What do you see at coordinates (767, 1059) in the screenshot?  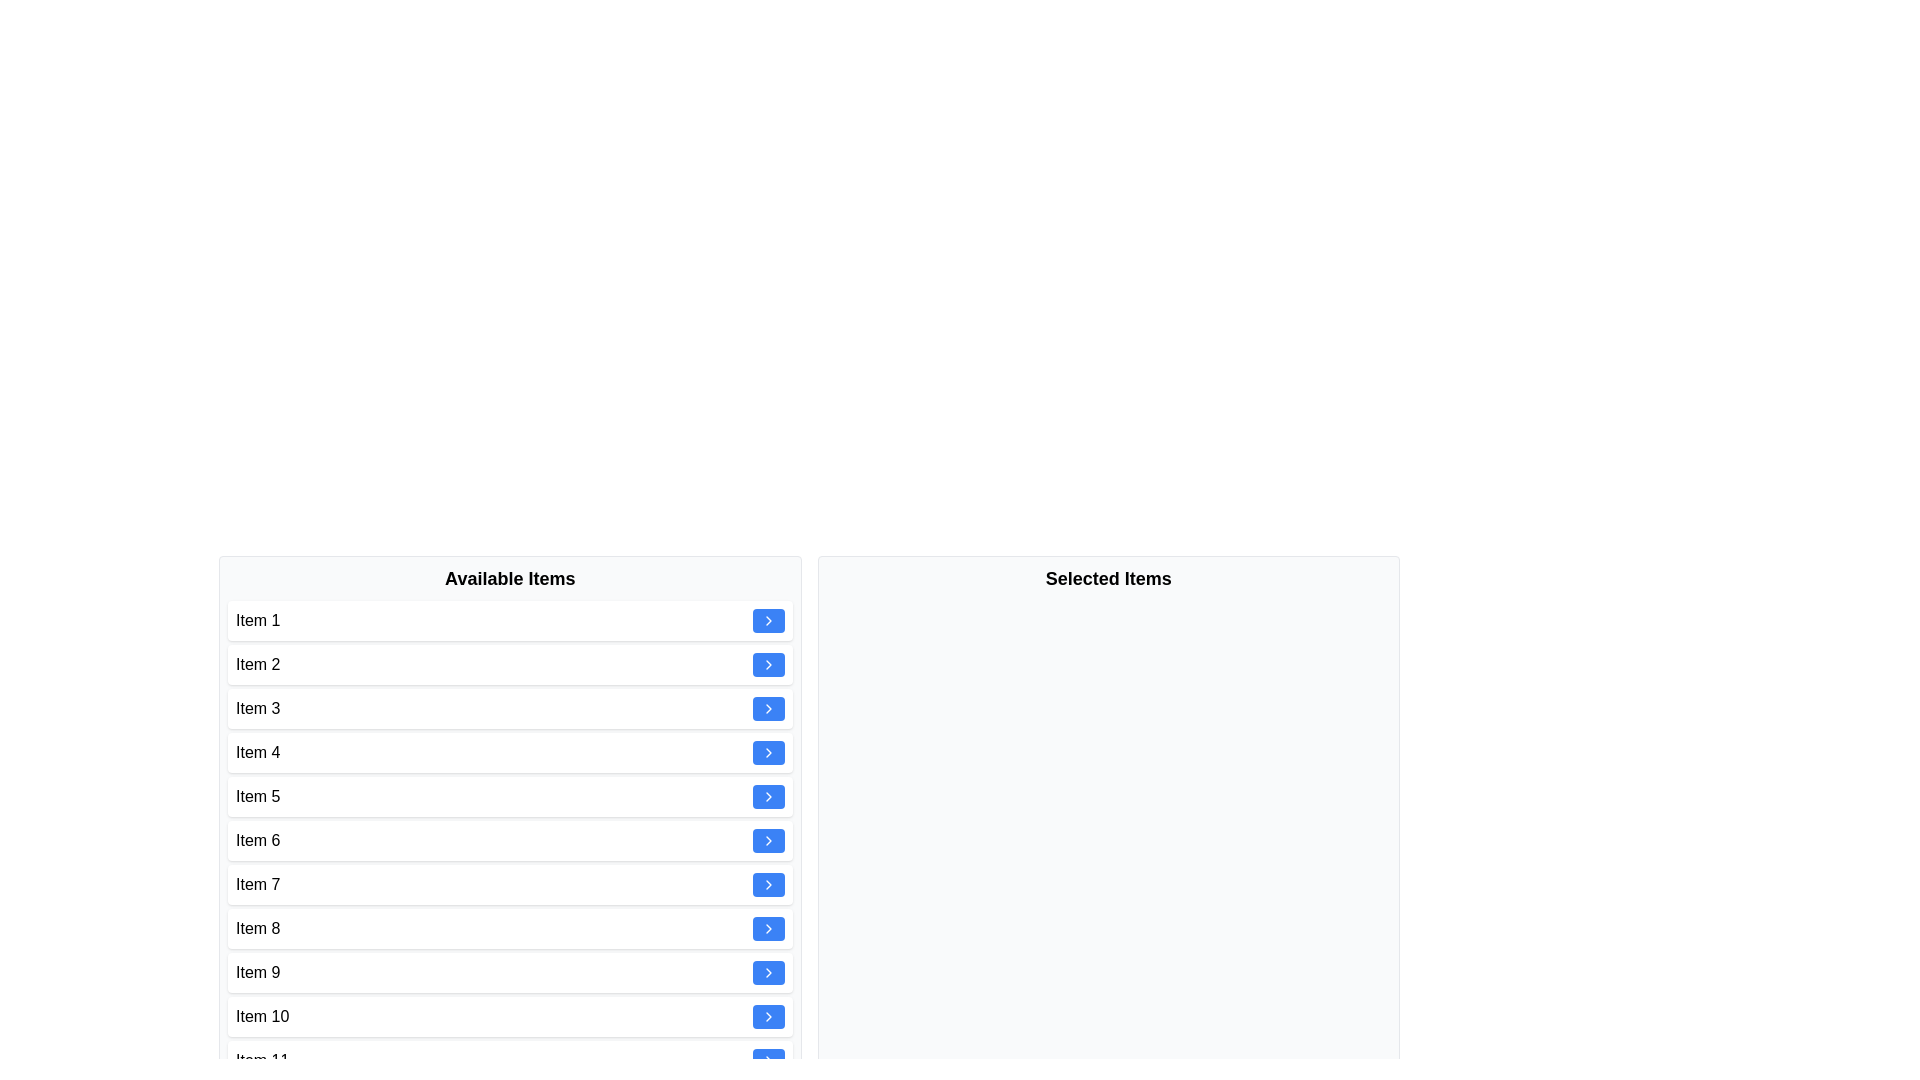 I see `the button located at the far right of the 'Item 11' entry in the 'Available Items' section to initiate an action` at bounding box center [767, 1059].